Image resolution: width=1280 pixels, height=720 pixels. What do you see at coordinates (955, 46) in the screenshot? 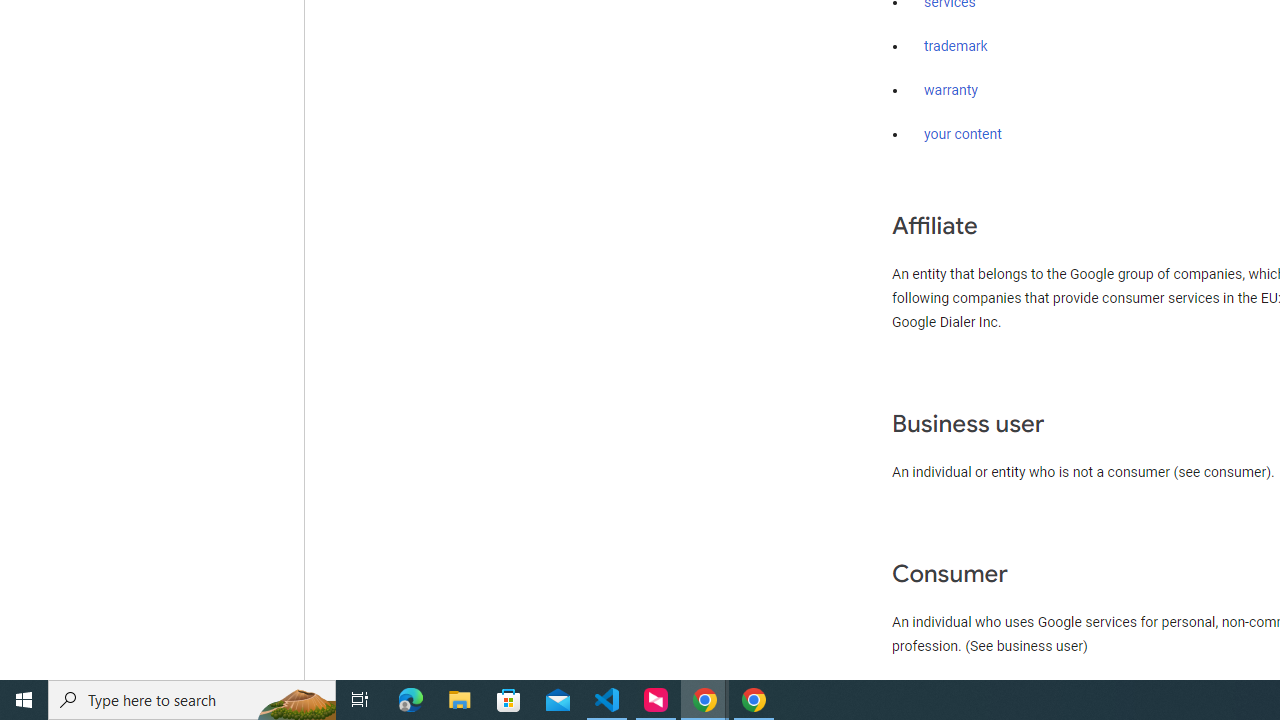
I see `'trademark'` at bounding box center [955, 46].